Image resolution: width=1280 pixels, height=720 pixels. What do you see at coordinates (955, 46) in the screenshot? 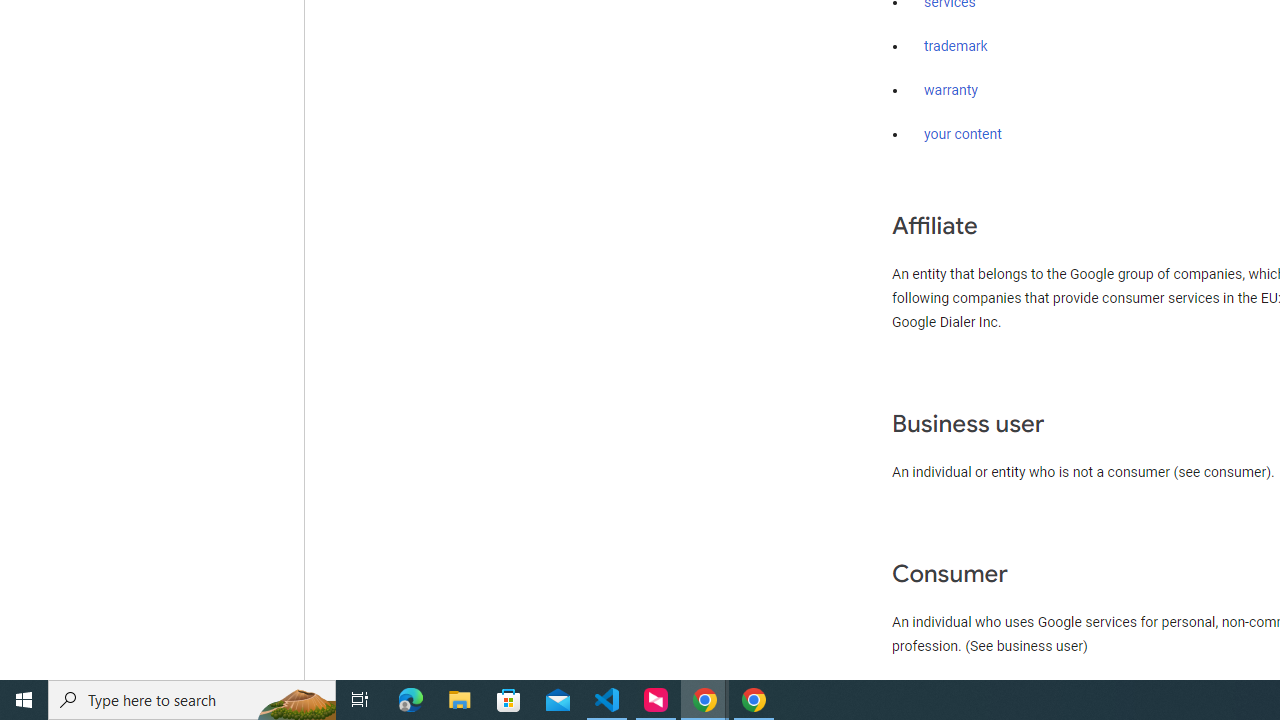
I see `'trademark'` at bounding box center [955, 46].